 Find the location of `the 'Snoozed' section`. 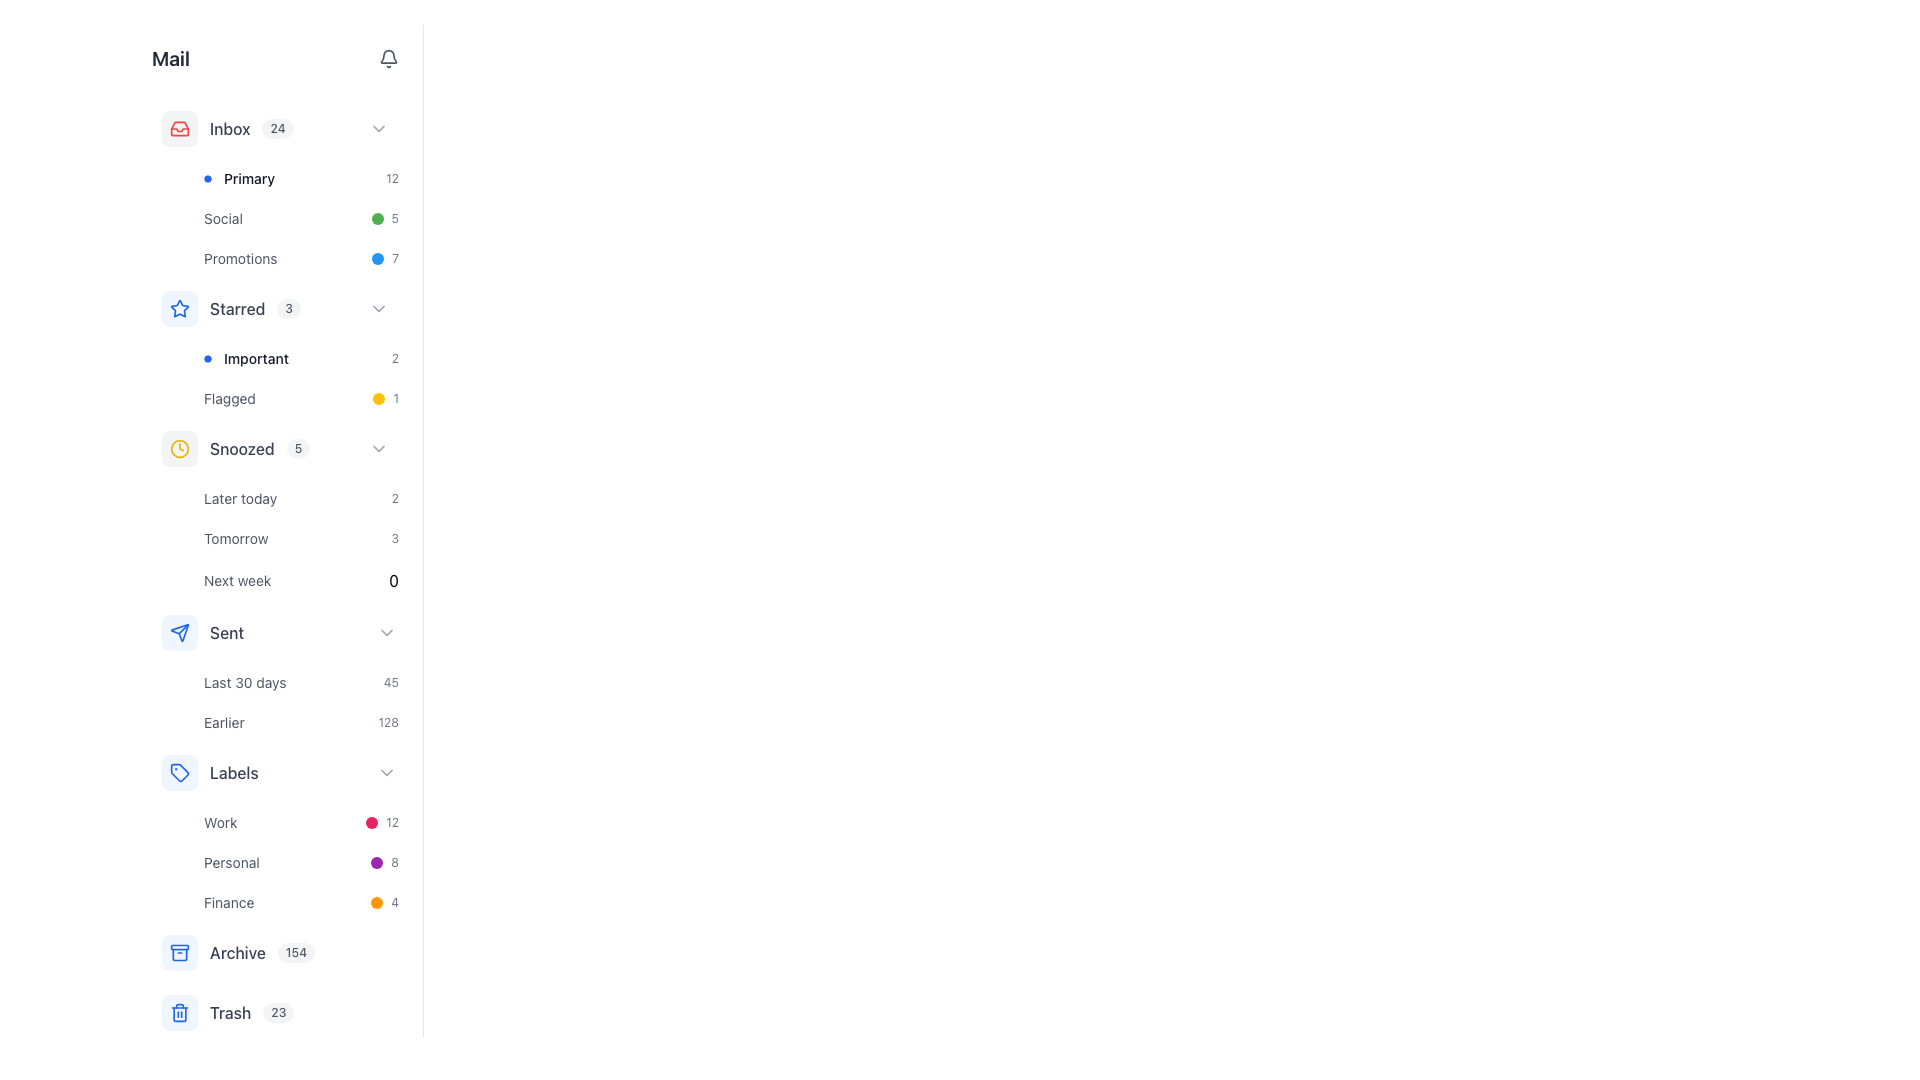

the 'Snoozed' section is located at coordinates (235, 447).